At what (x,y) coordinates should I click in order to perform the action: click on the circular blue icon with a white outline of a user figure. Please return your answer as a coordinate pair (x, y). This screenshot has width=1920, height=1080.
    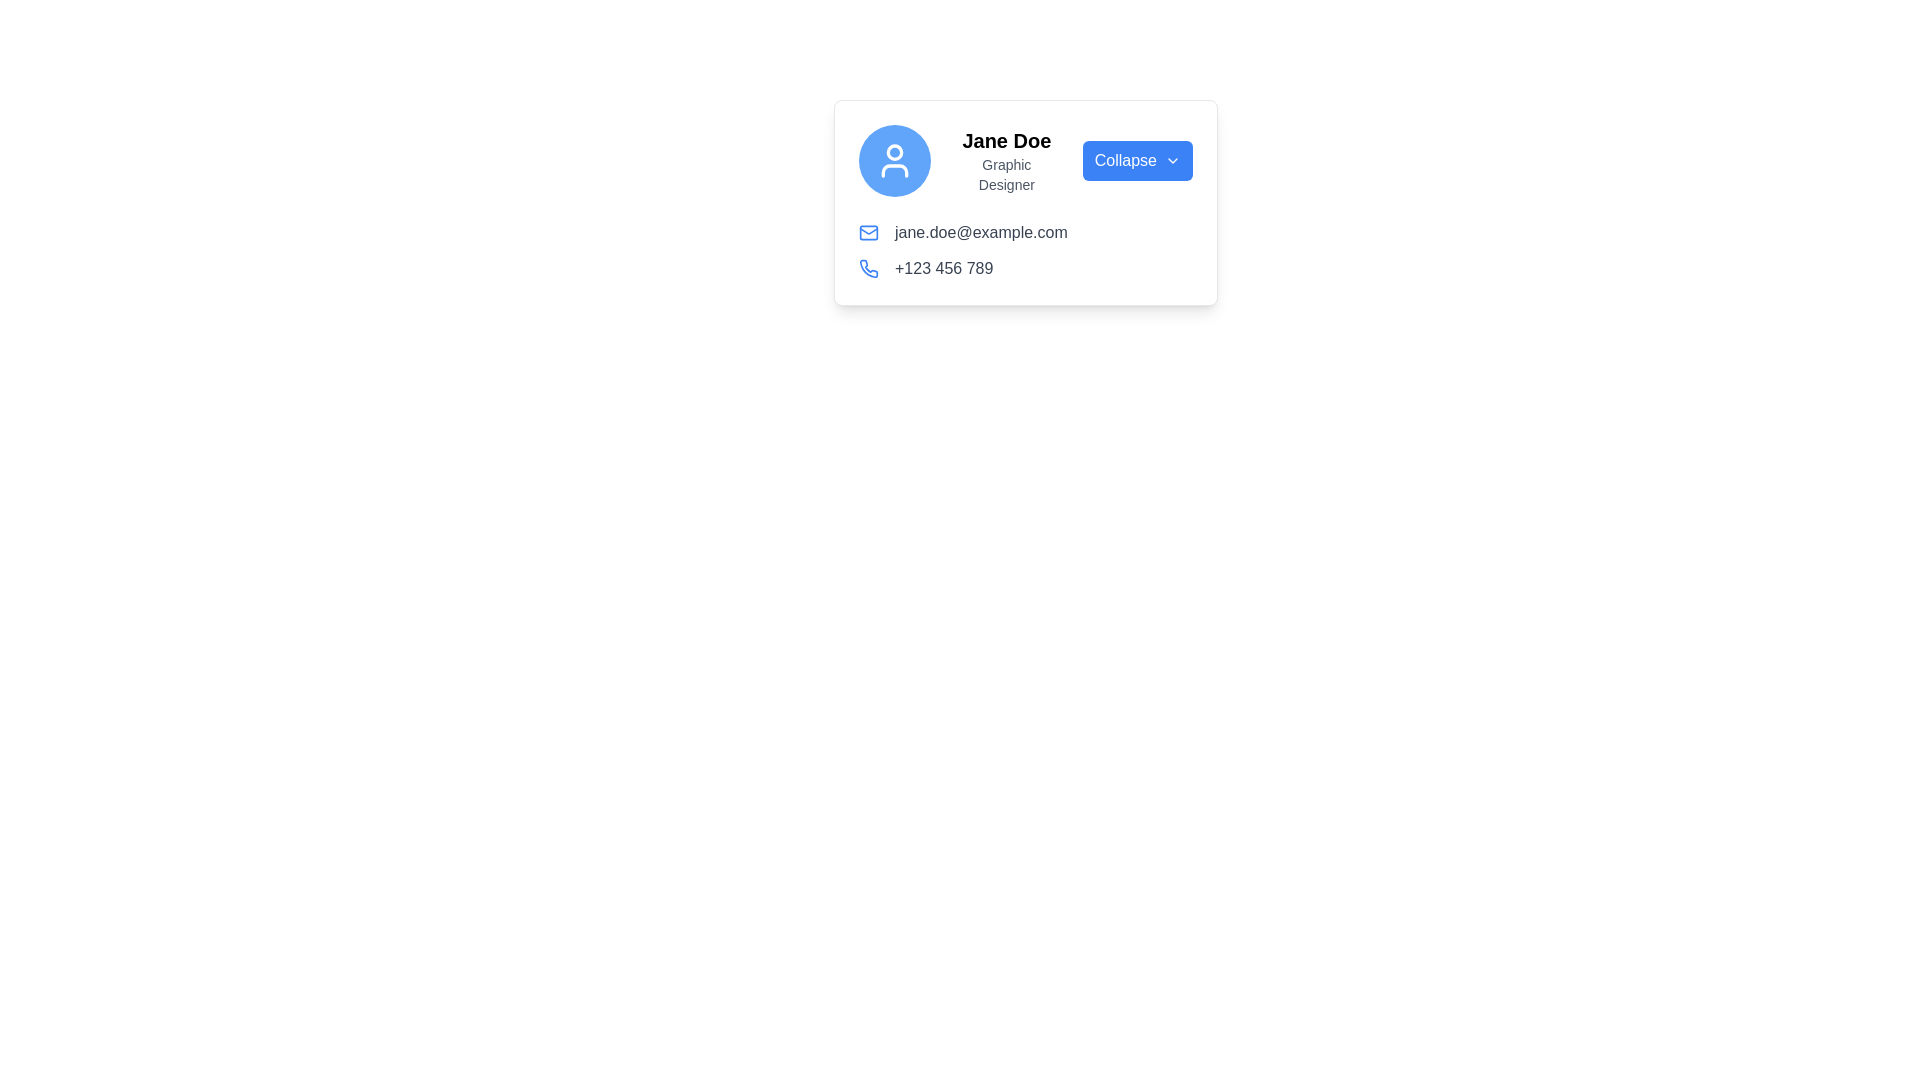
    Looking at the image, I should click on (893, 160).